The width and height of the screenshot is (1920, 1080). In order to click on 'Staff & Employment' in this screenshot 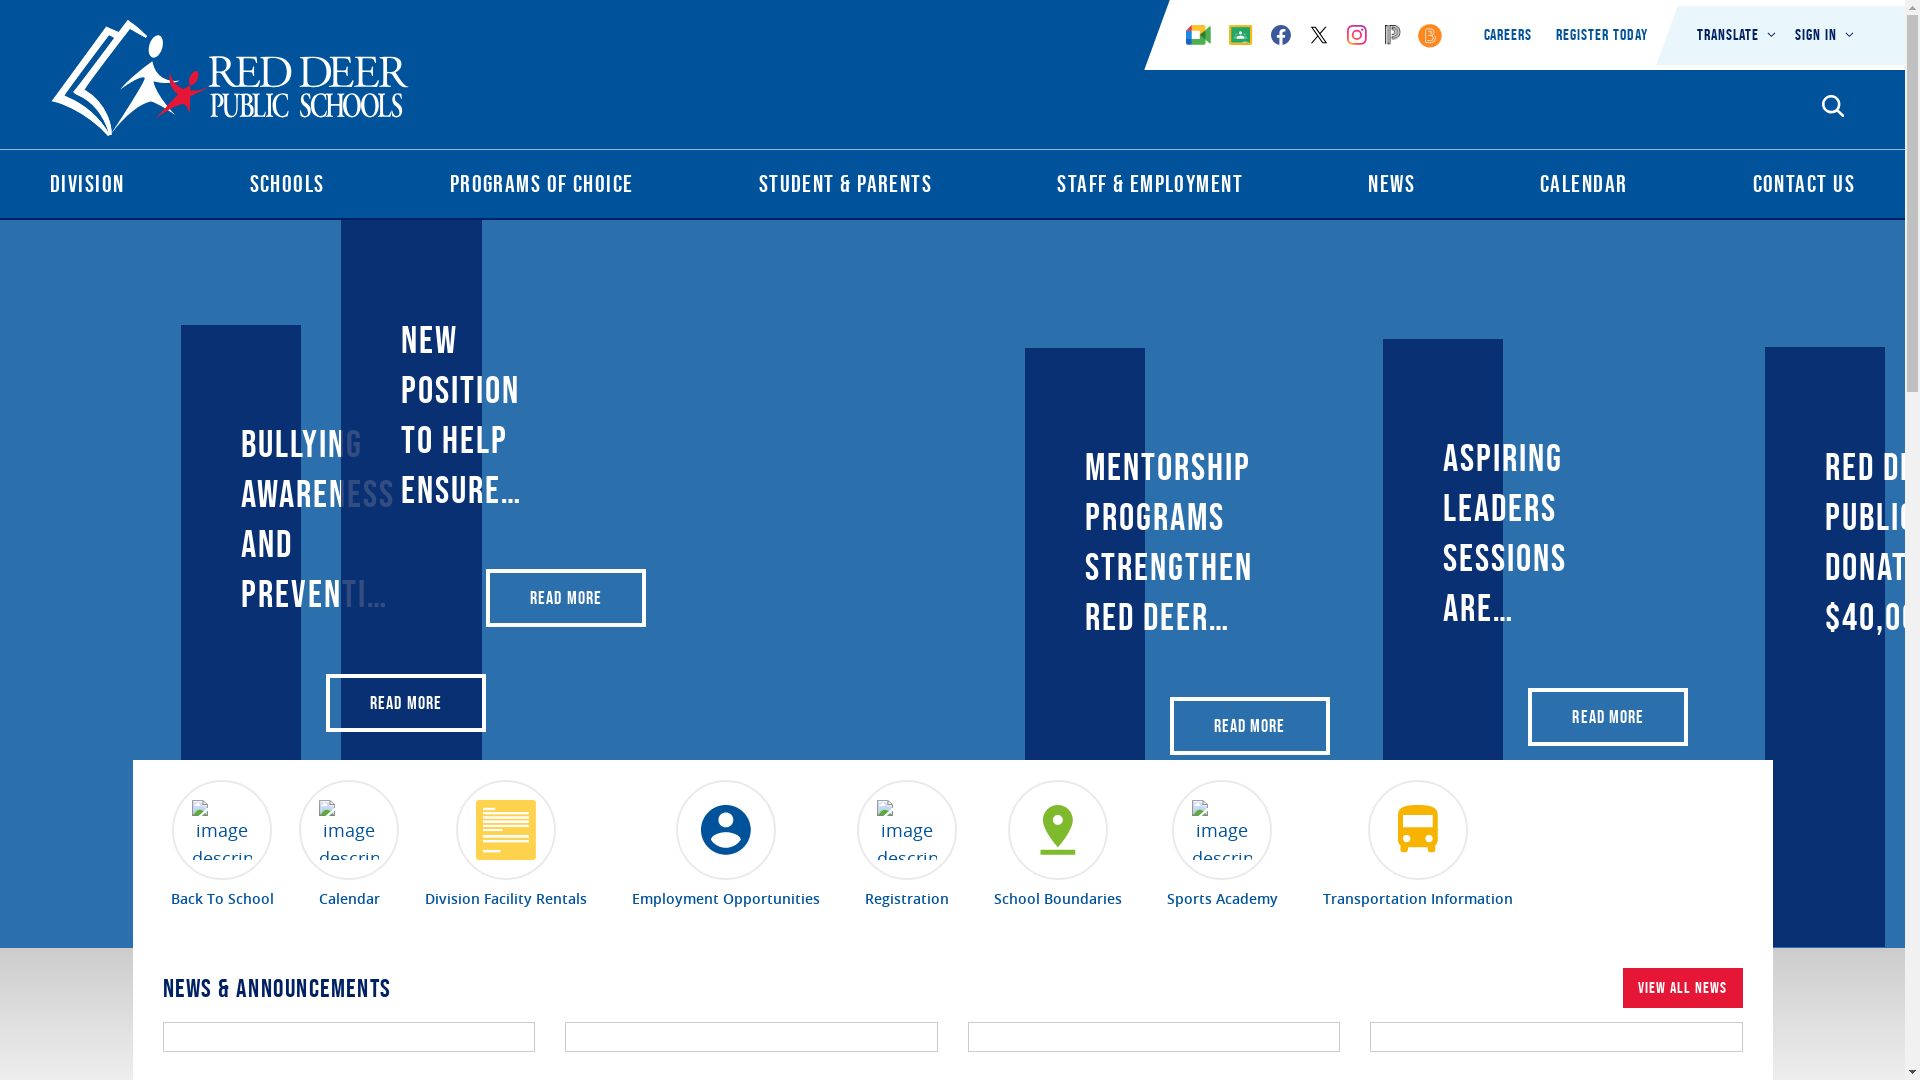, I will do `click(1150, 188)`.